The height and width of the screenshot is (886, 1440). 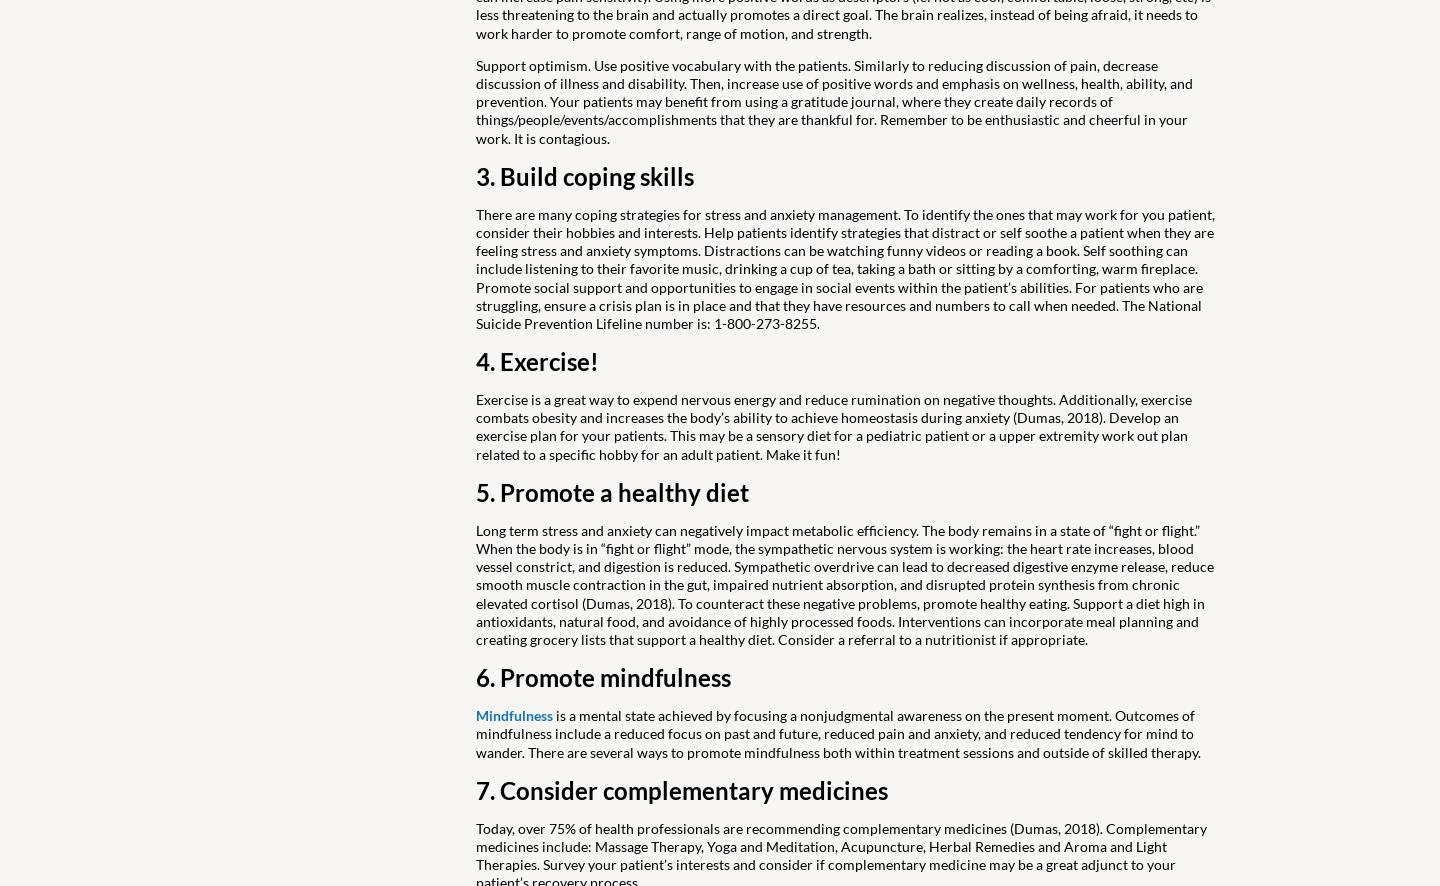 What do you see at coordinates (843, 582) in the screenshot?
I see `'Long term stress and anxiety can negatively impact metabolic efficiency. The body remains in a state of “fight or flight.” When the body is in “fight or flight” mode, the sympathetic nervous system is working: the heart rate increases, blood vessel constrict, and digestion is reduced. Sympathetic overdrive can lead to decreased digestive enzyme release, reduce smooth muscle contraction in the gut, impaired nutrient absorption, and disrupted protein synthesis from chronic elevated cortisol (Dumas, 2018). To counteract these negative problems, promote healthy eating. Support a diet high in antioxidants, natural food, and avoidance of highly processed foods. Interventions can incorporate meal planning and creating grocery lists that support a healthy diet. Consider a referral to a nutritionist if appropriate.'` at bounding box center [843, 582].